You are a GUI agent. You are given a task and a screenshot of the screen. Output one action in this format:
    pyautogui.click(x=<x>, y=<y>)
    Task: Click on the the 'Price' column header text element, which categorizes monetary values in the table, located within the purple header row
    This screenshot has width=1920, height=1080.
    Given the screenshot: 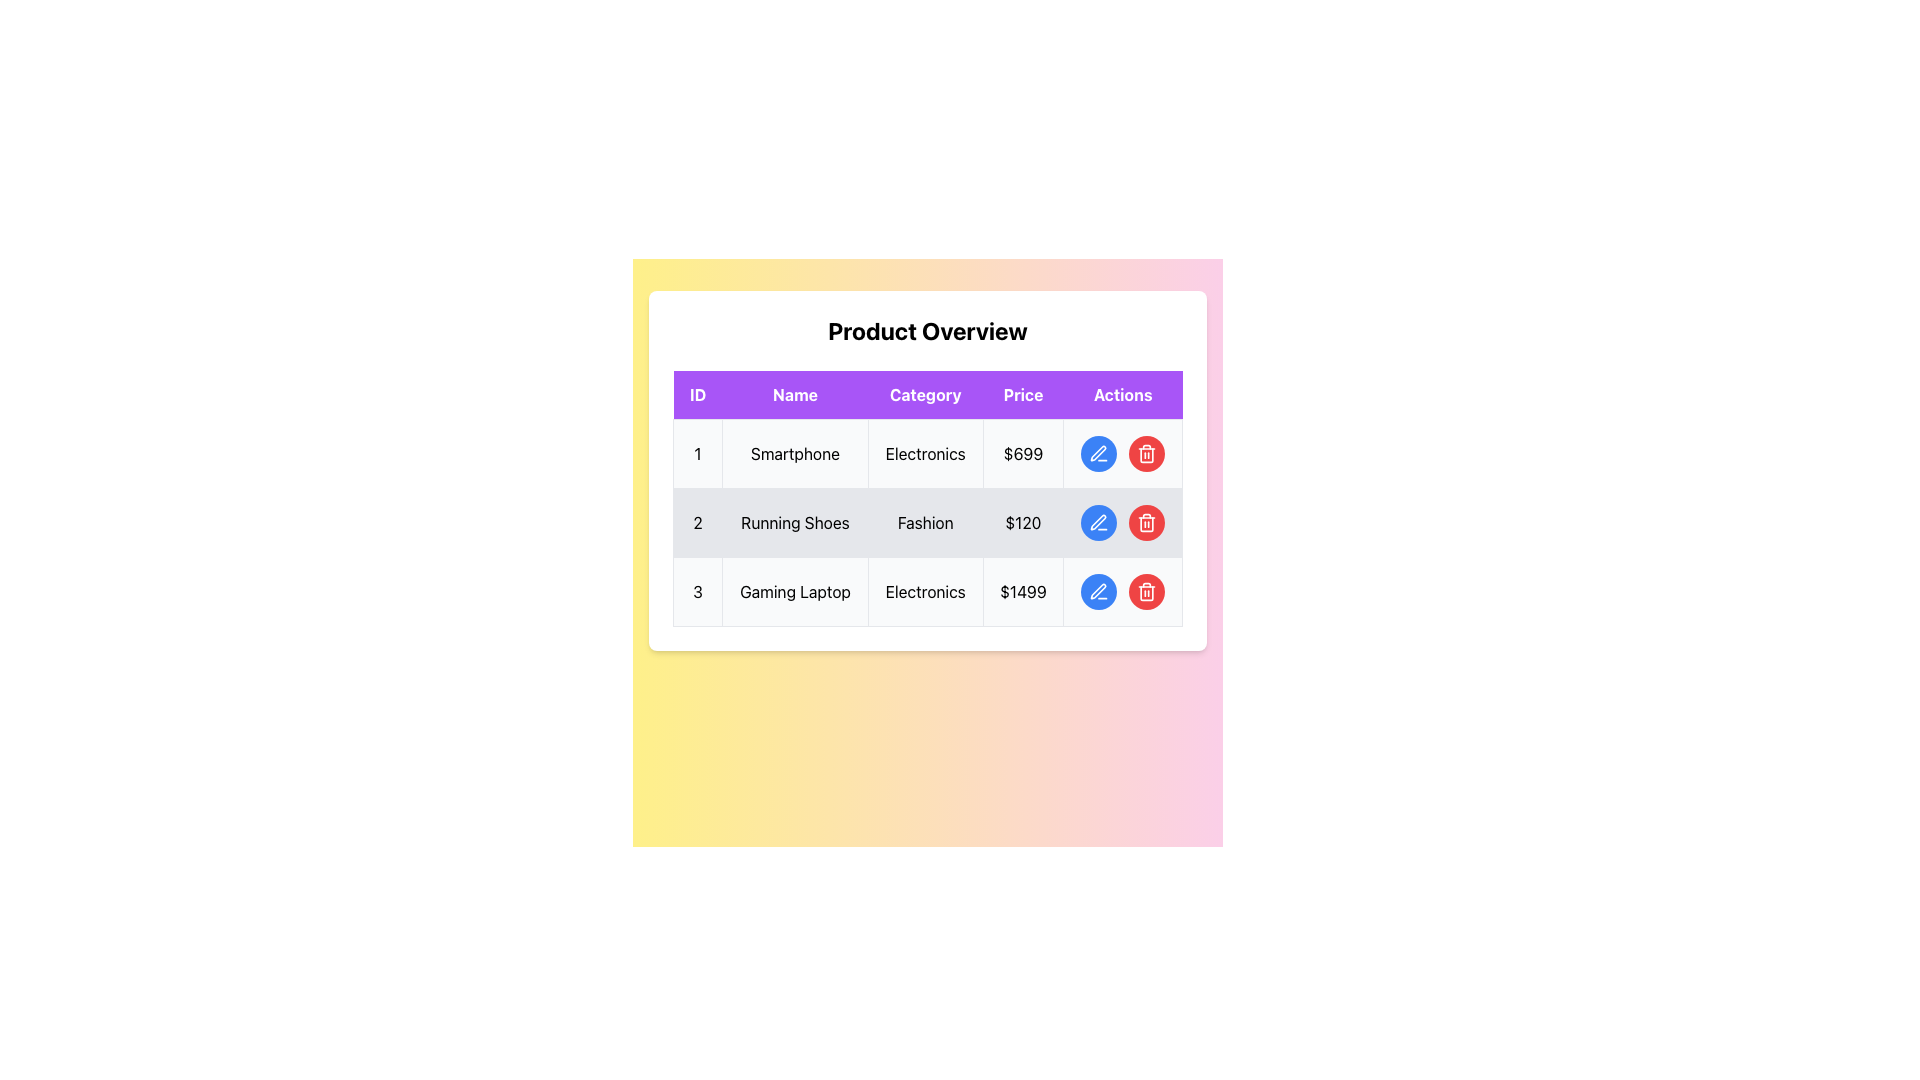 What is the action you would take?
    pyautogui.click(x=1023, y=395)
    